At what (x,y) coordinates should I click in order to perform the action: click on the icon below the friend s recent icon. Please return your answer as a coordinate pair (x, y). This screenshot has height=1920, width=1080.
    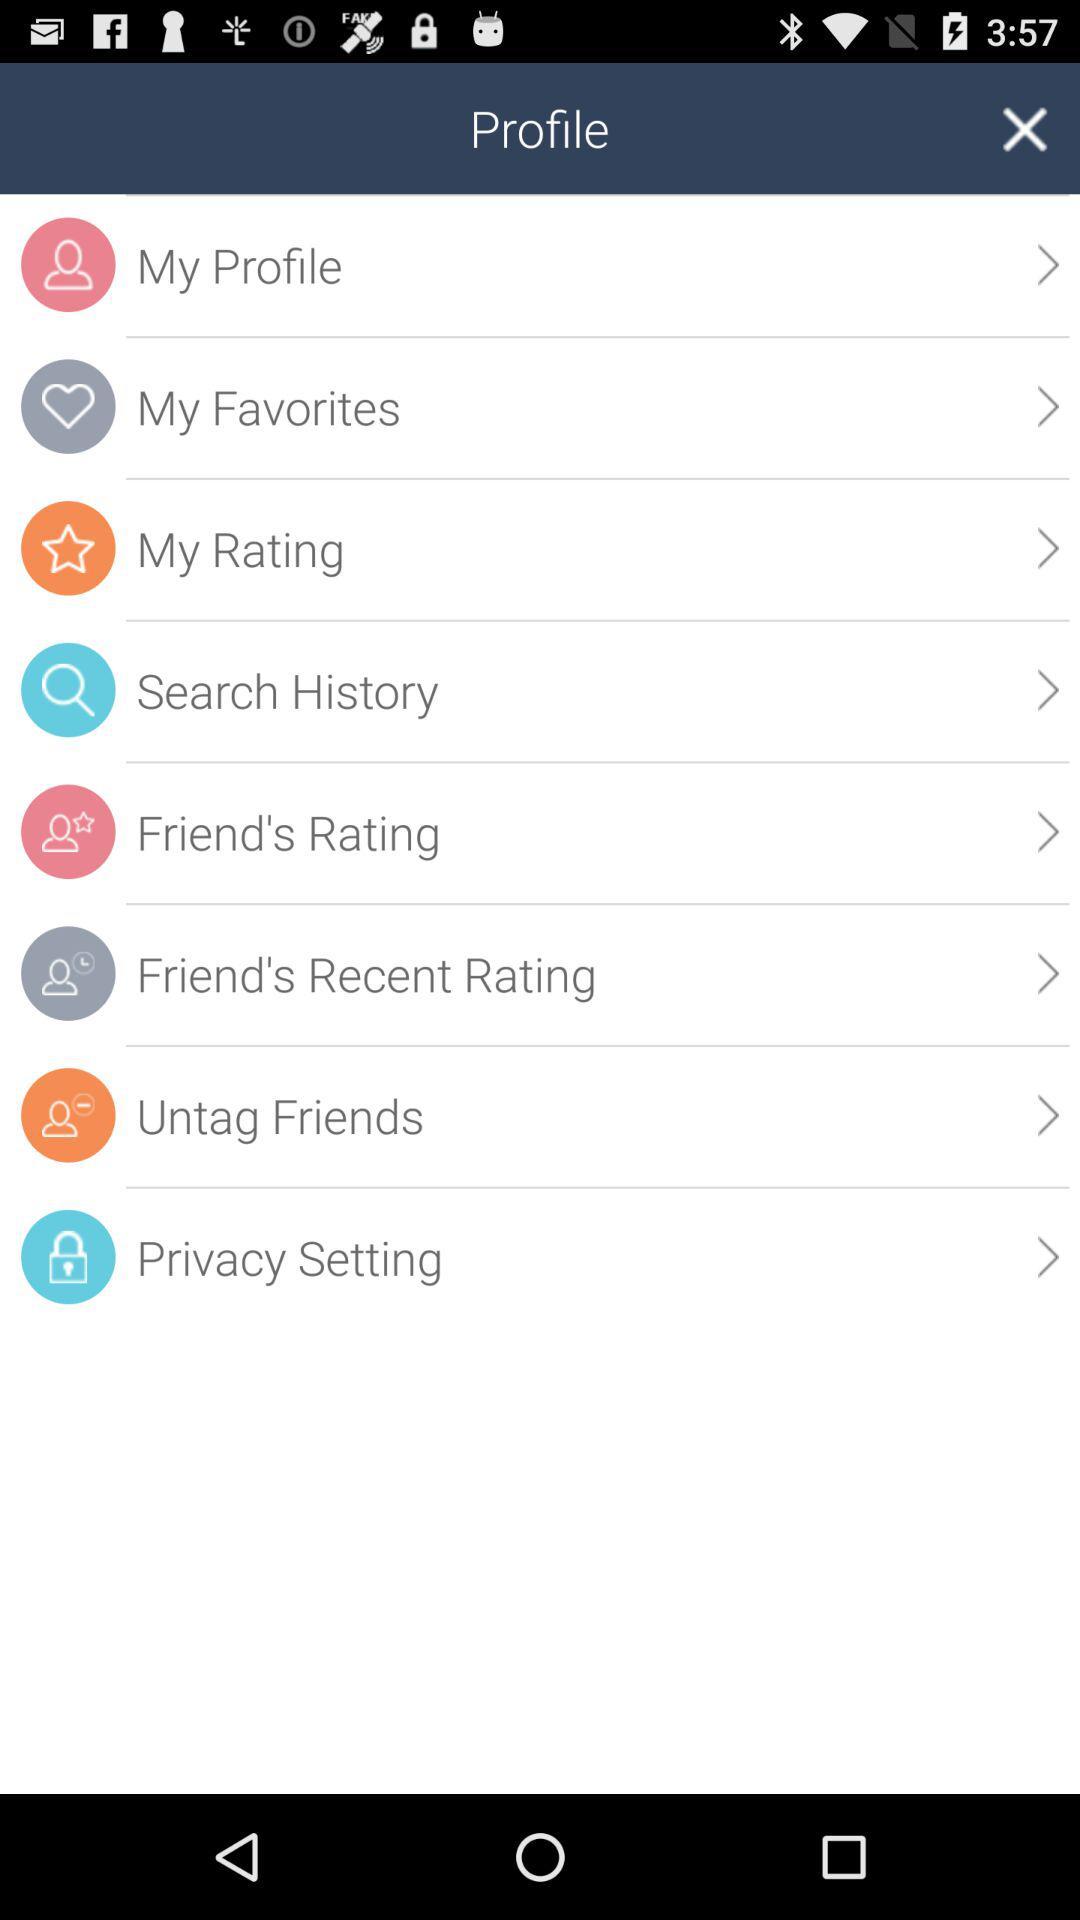
    Looking at the image, I should click on (596, 1114).